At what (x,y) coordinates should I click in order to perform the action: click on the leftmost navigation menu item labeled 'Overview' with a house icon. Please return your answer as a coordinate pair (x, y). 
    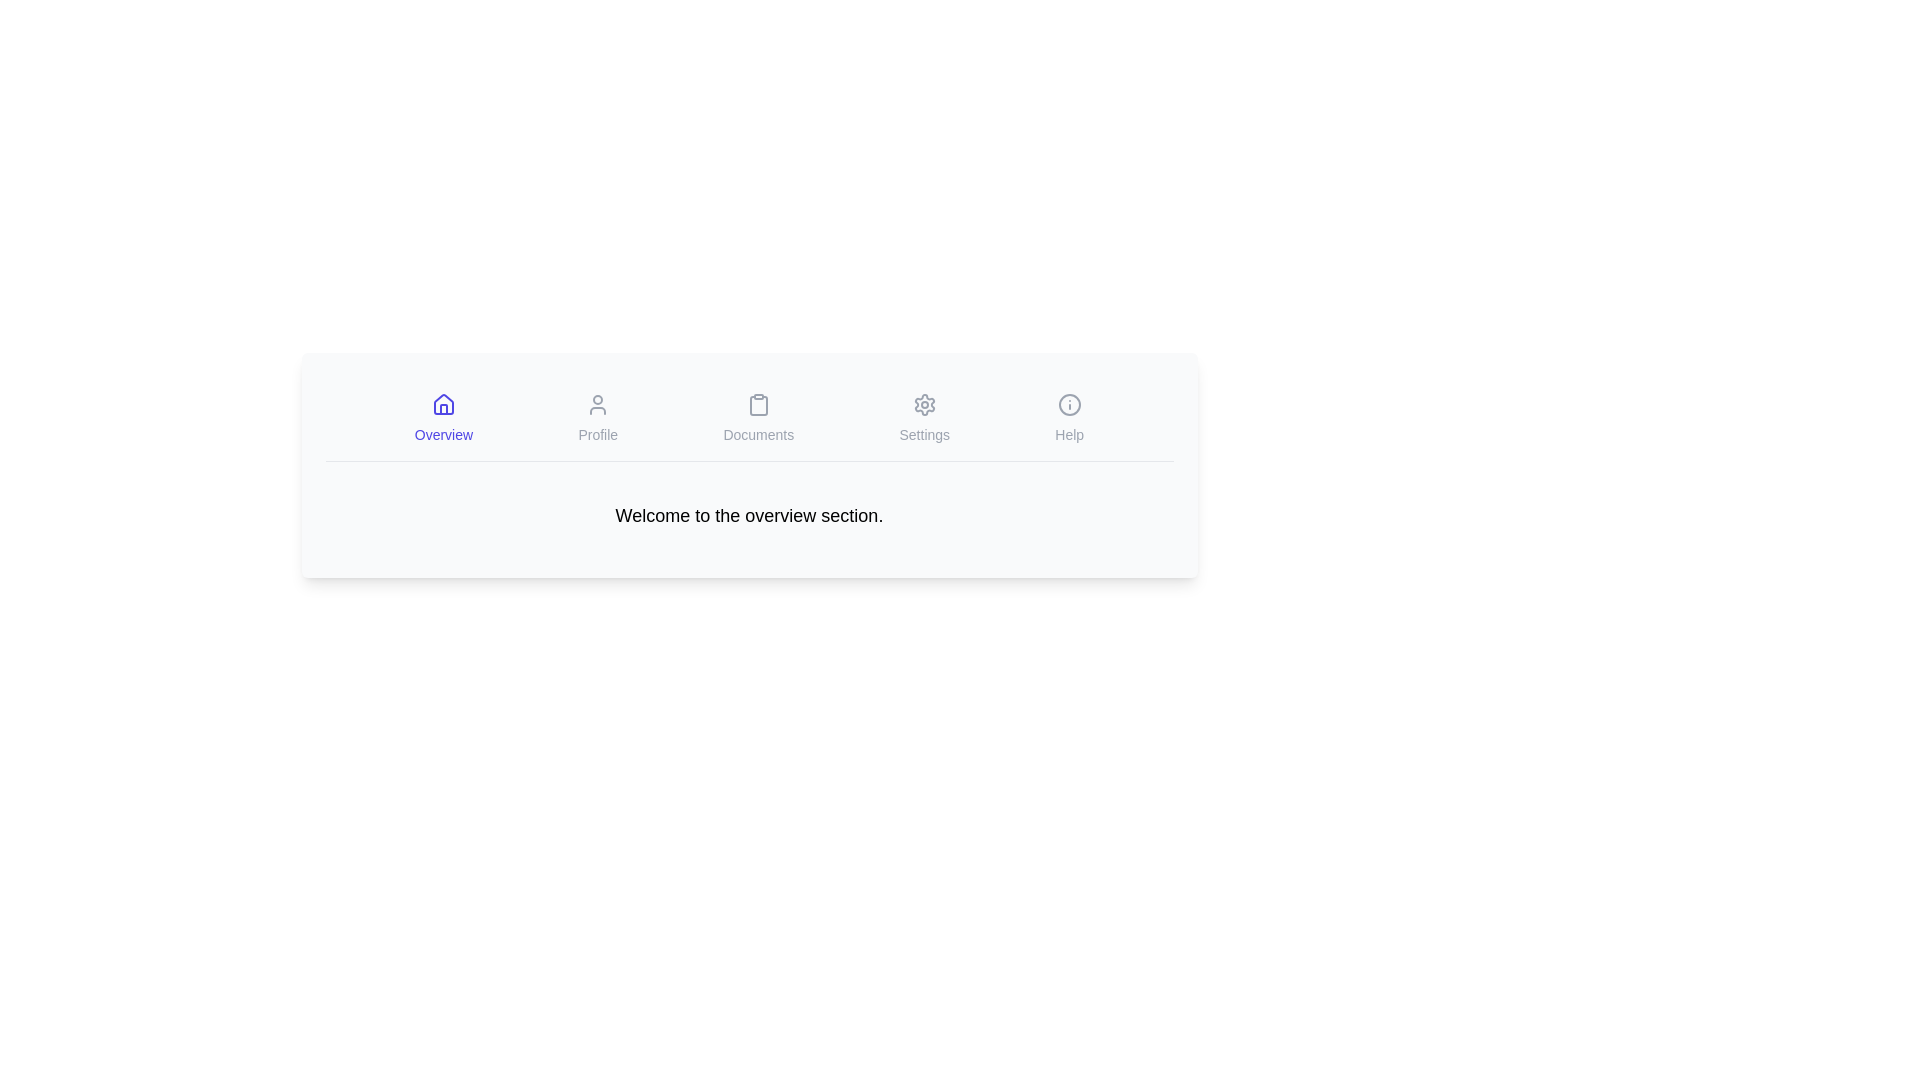
    Looking at the image, I should click on (442, 418).